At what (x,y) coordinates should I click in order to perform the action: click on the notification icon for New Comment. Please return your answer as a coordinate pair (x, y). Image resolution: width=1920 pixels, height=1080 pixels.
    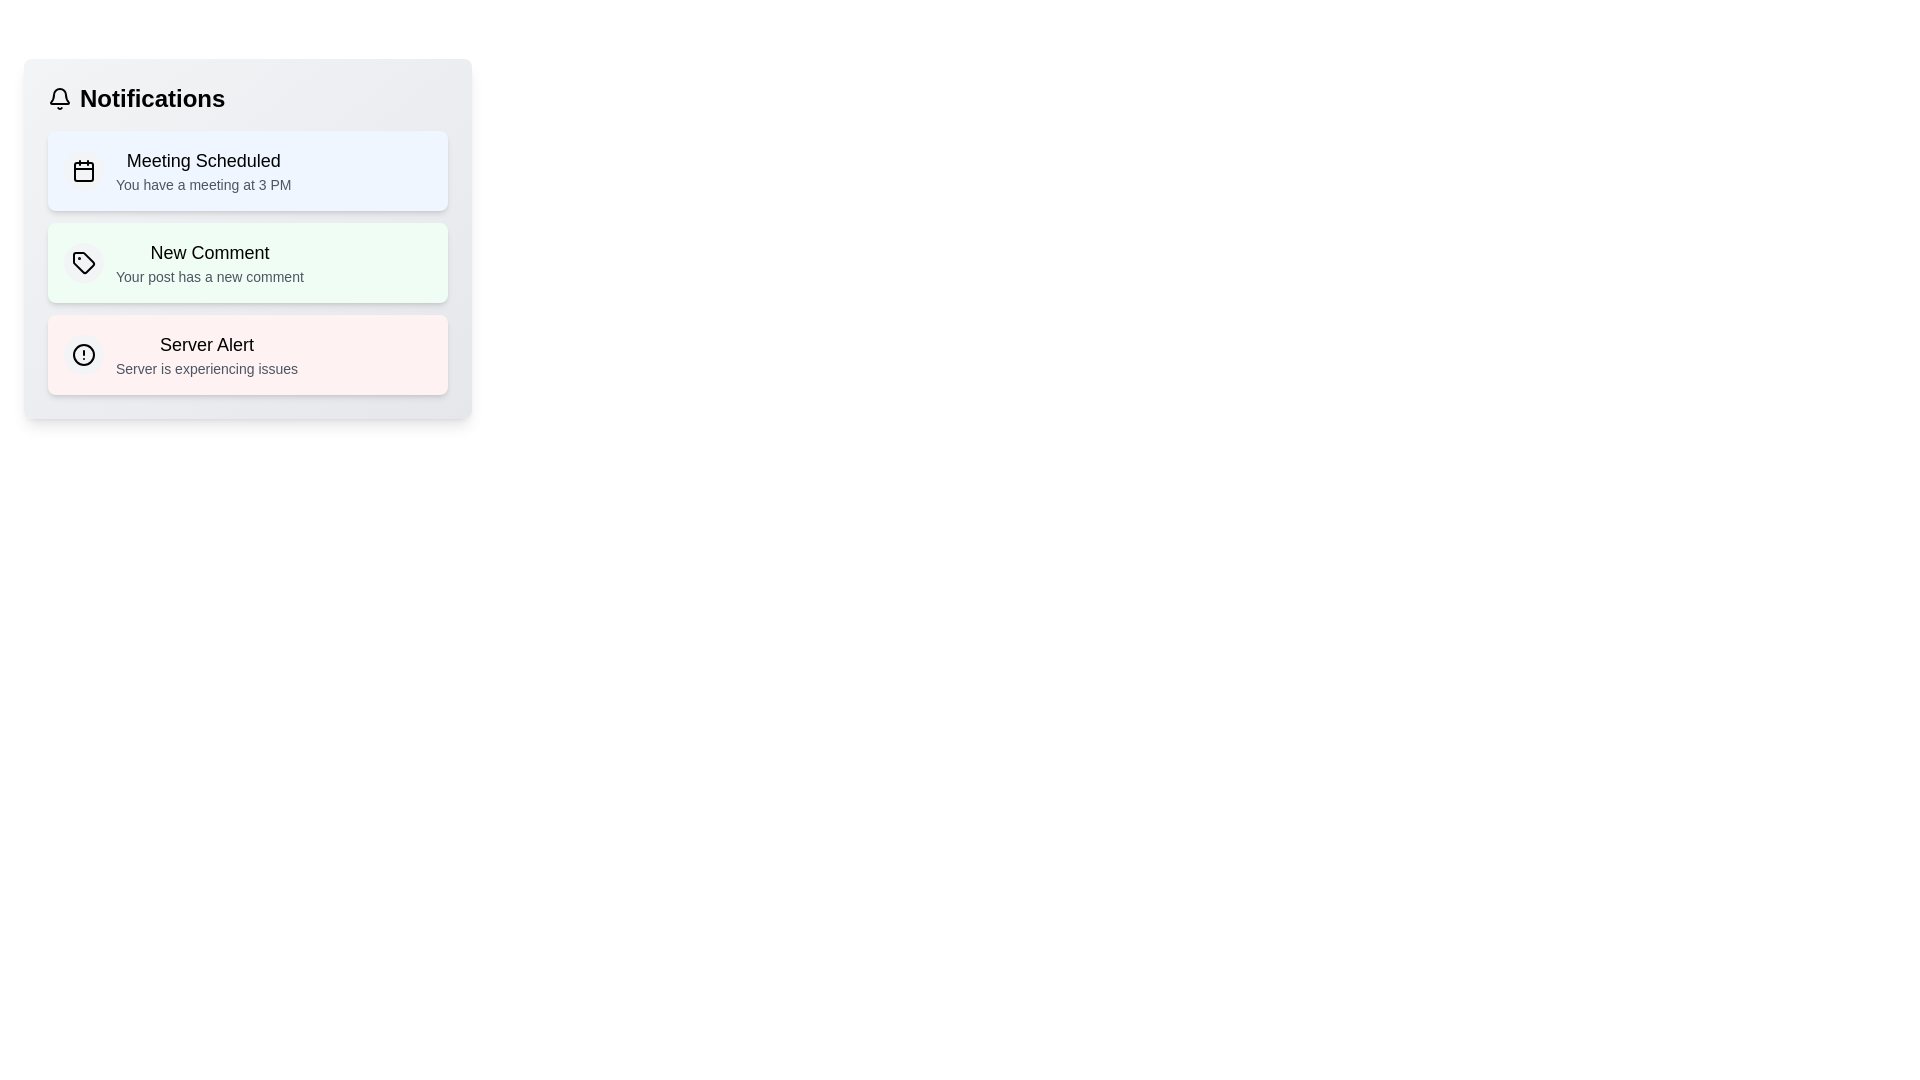
    Looking at the image, I should click on (82, 261).